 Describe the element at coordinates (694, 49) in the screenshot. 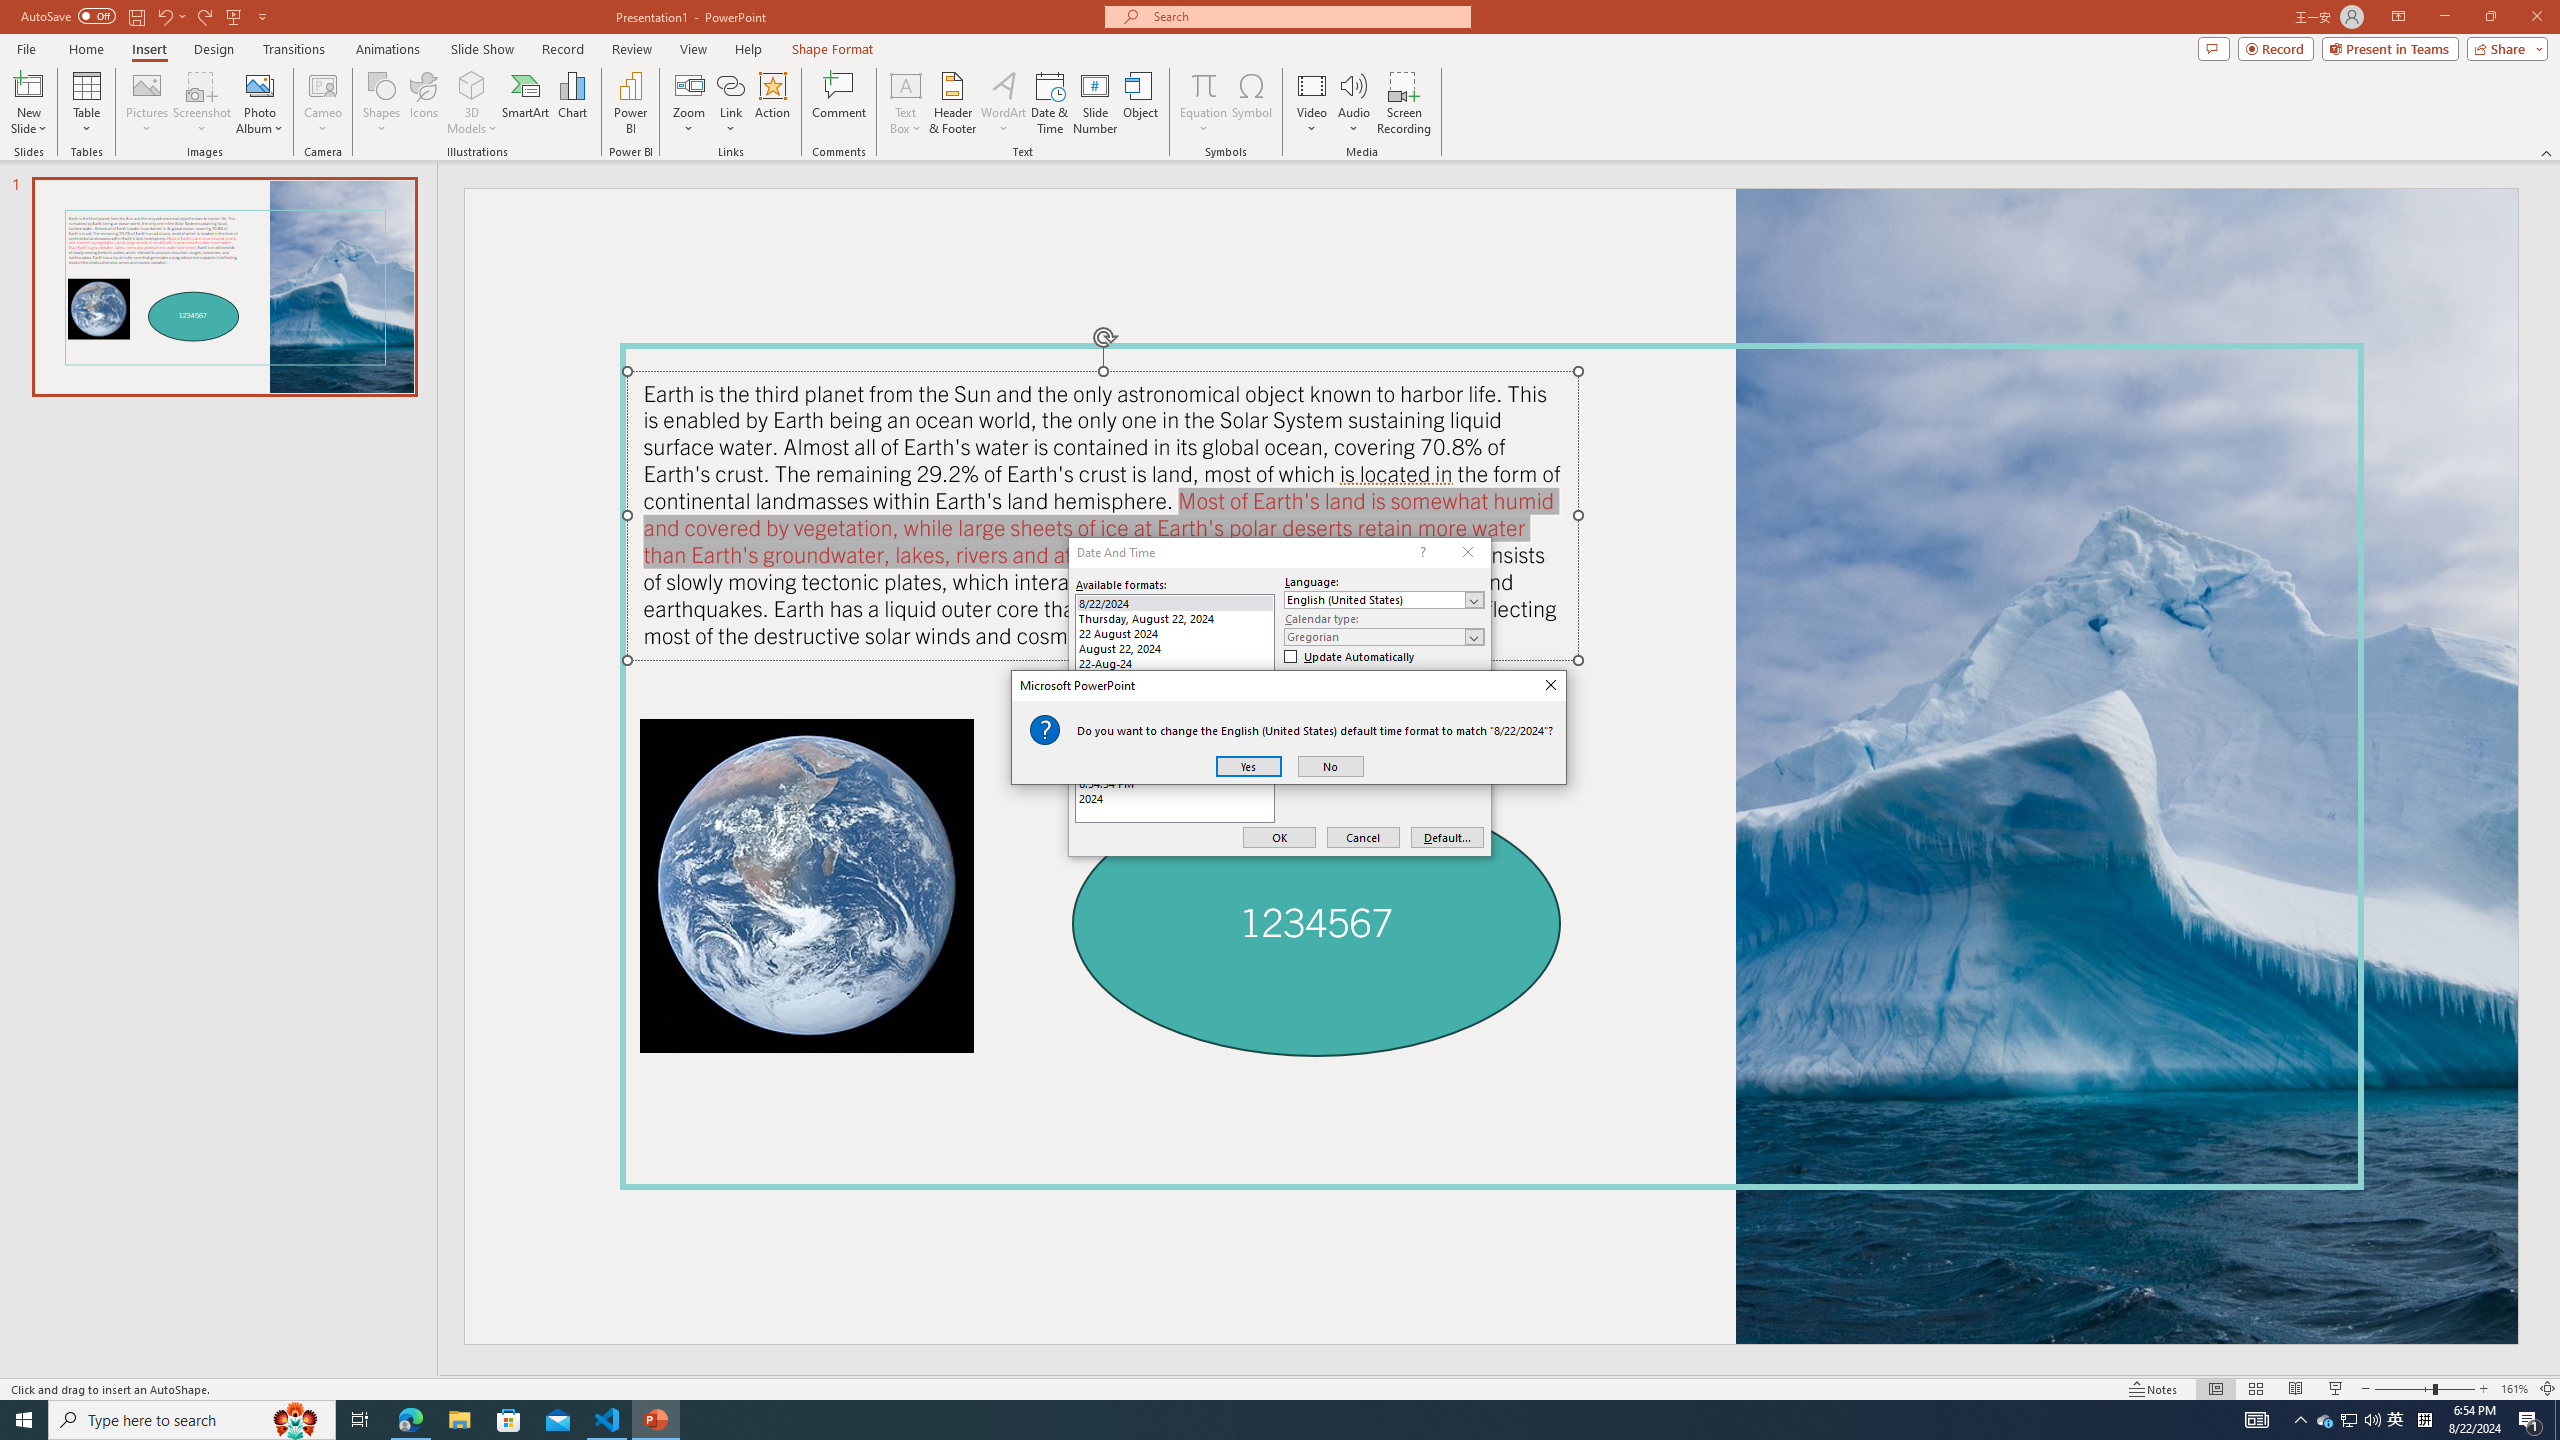

I see `'View'` at that location.